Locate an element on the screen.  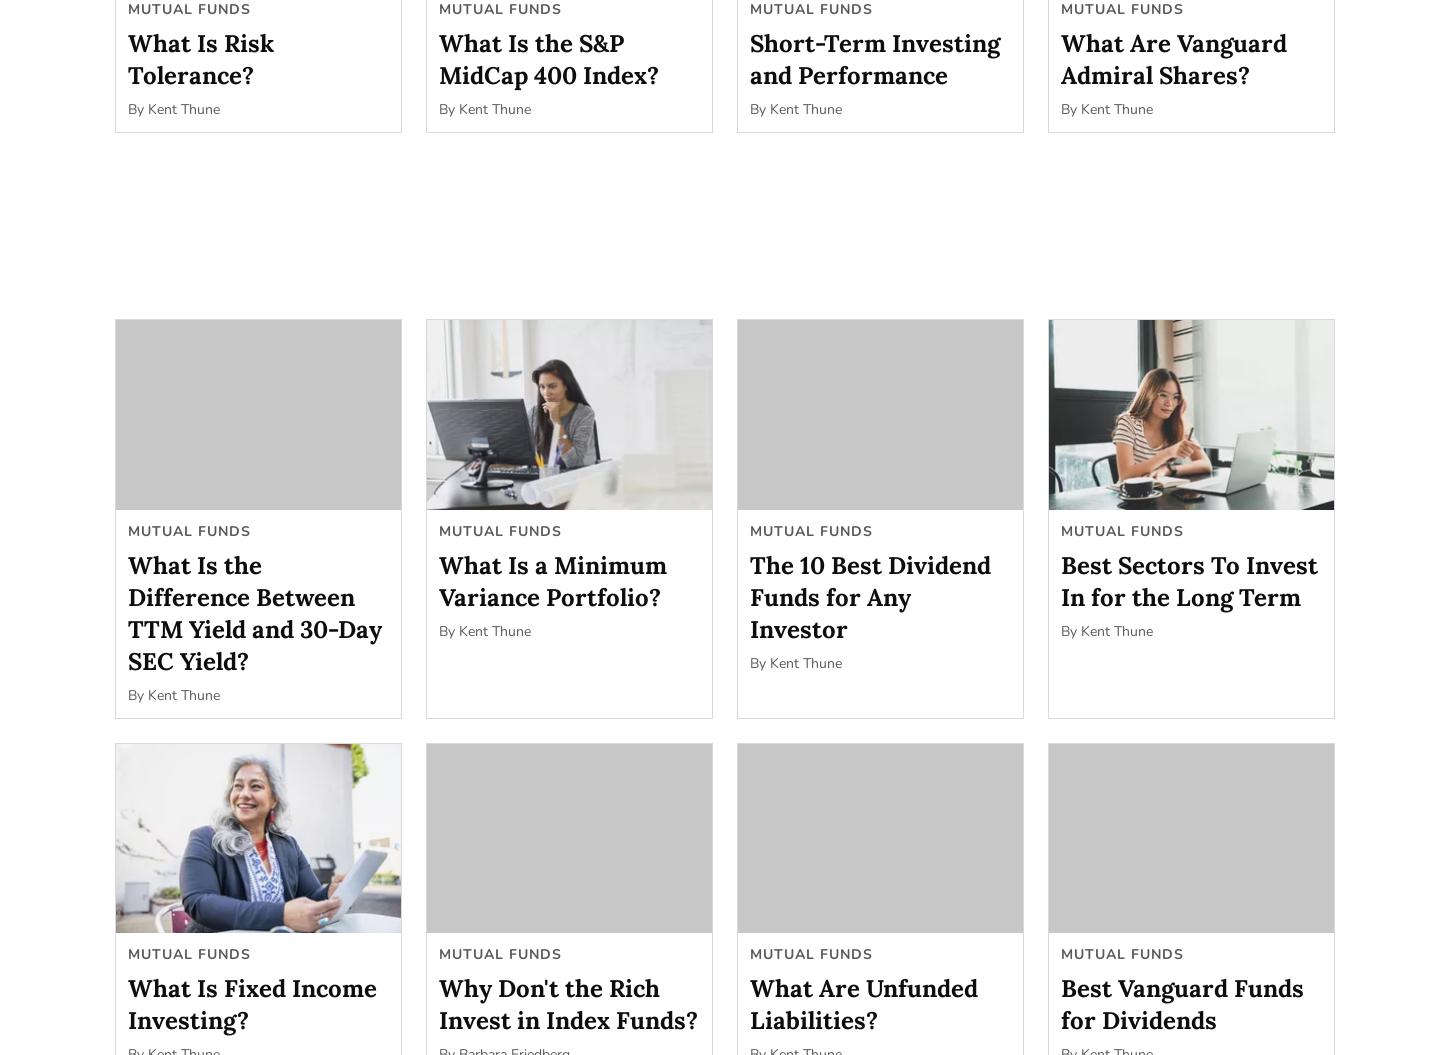
'What Is Fixed Income Investing?' is located at coordinates (127, 1003).